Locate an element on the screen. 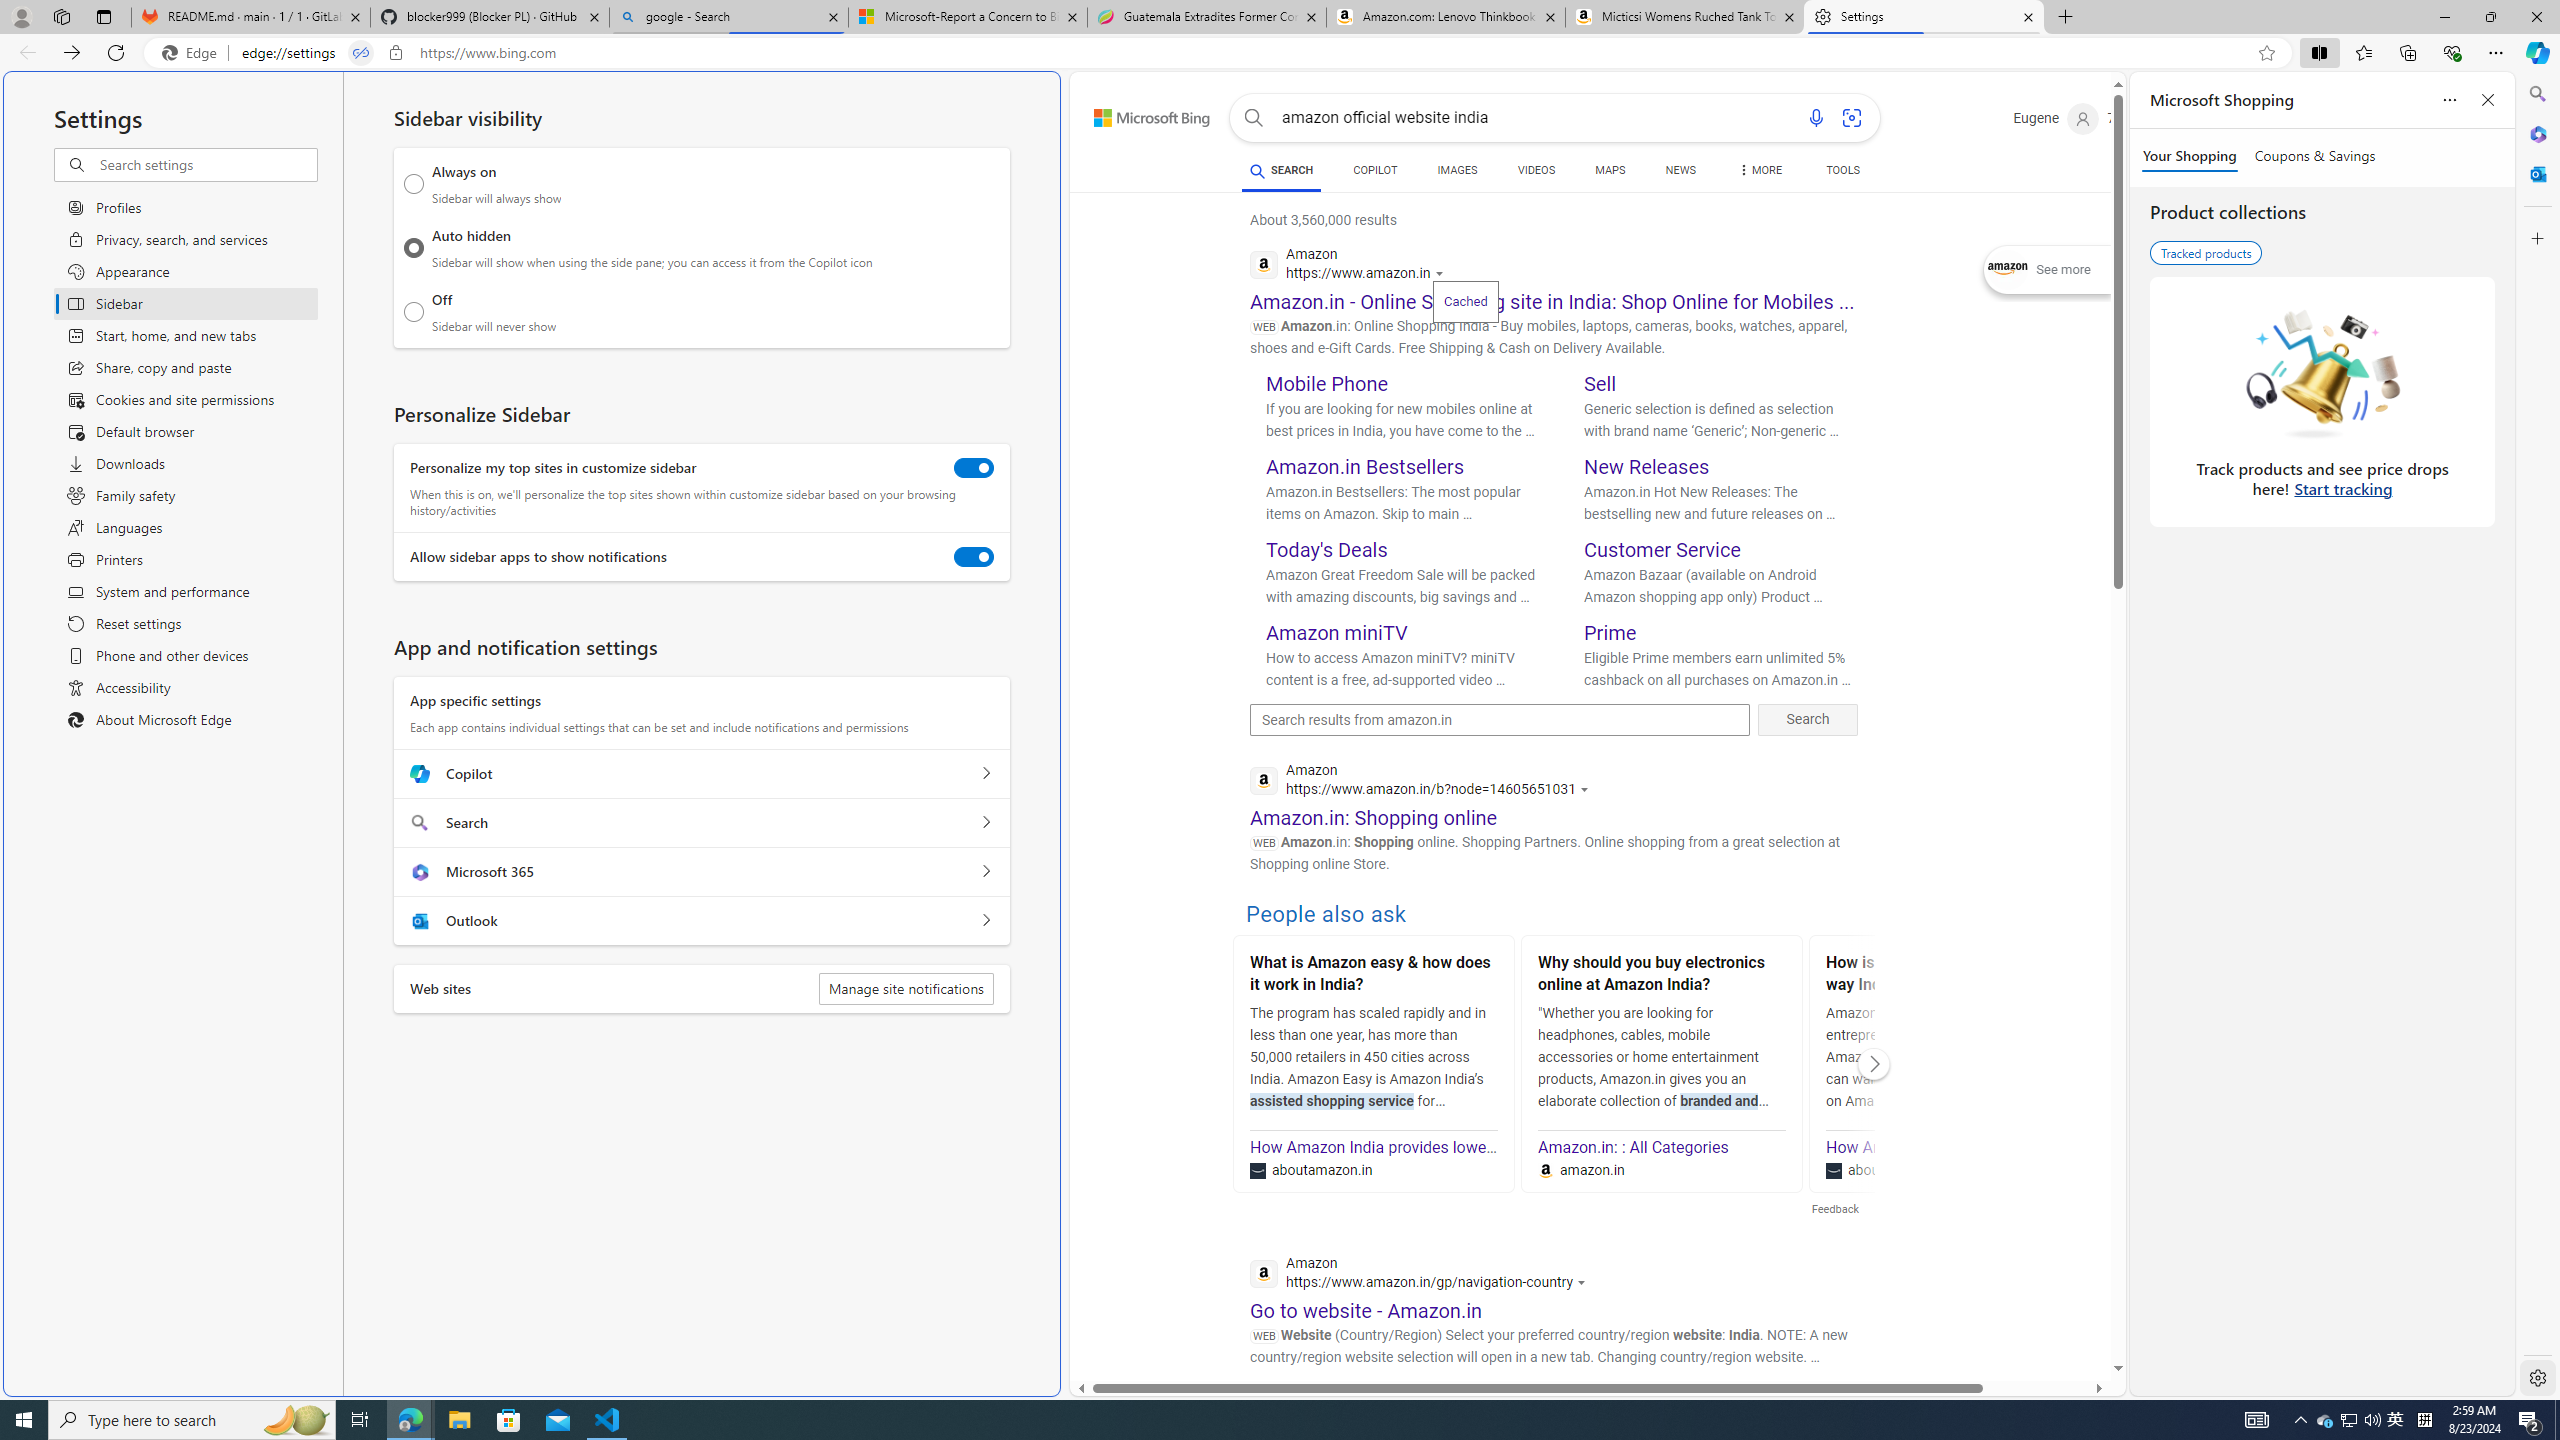 The width and height of the screenshot is (2560, 1440). 'Amazon miniTV' is located at coordinates (1337, 631).